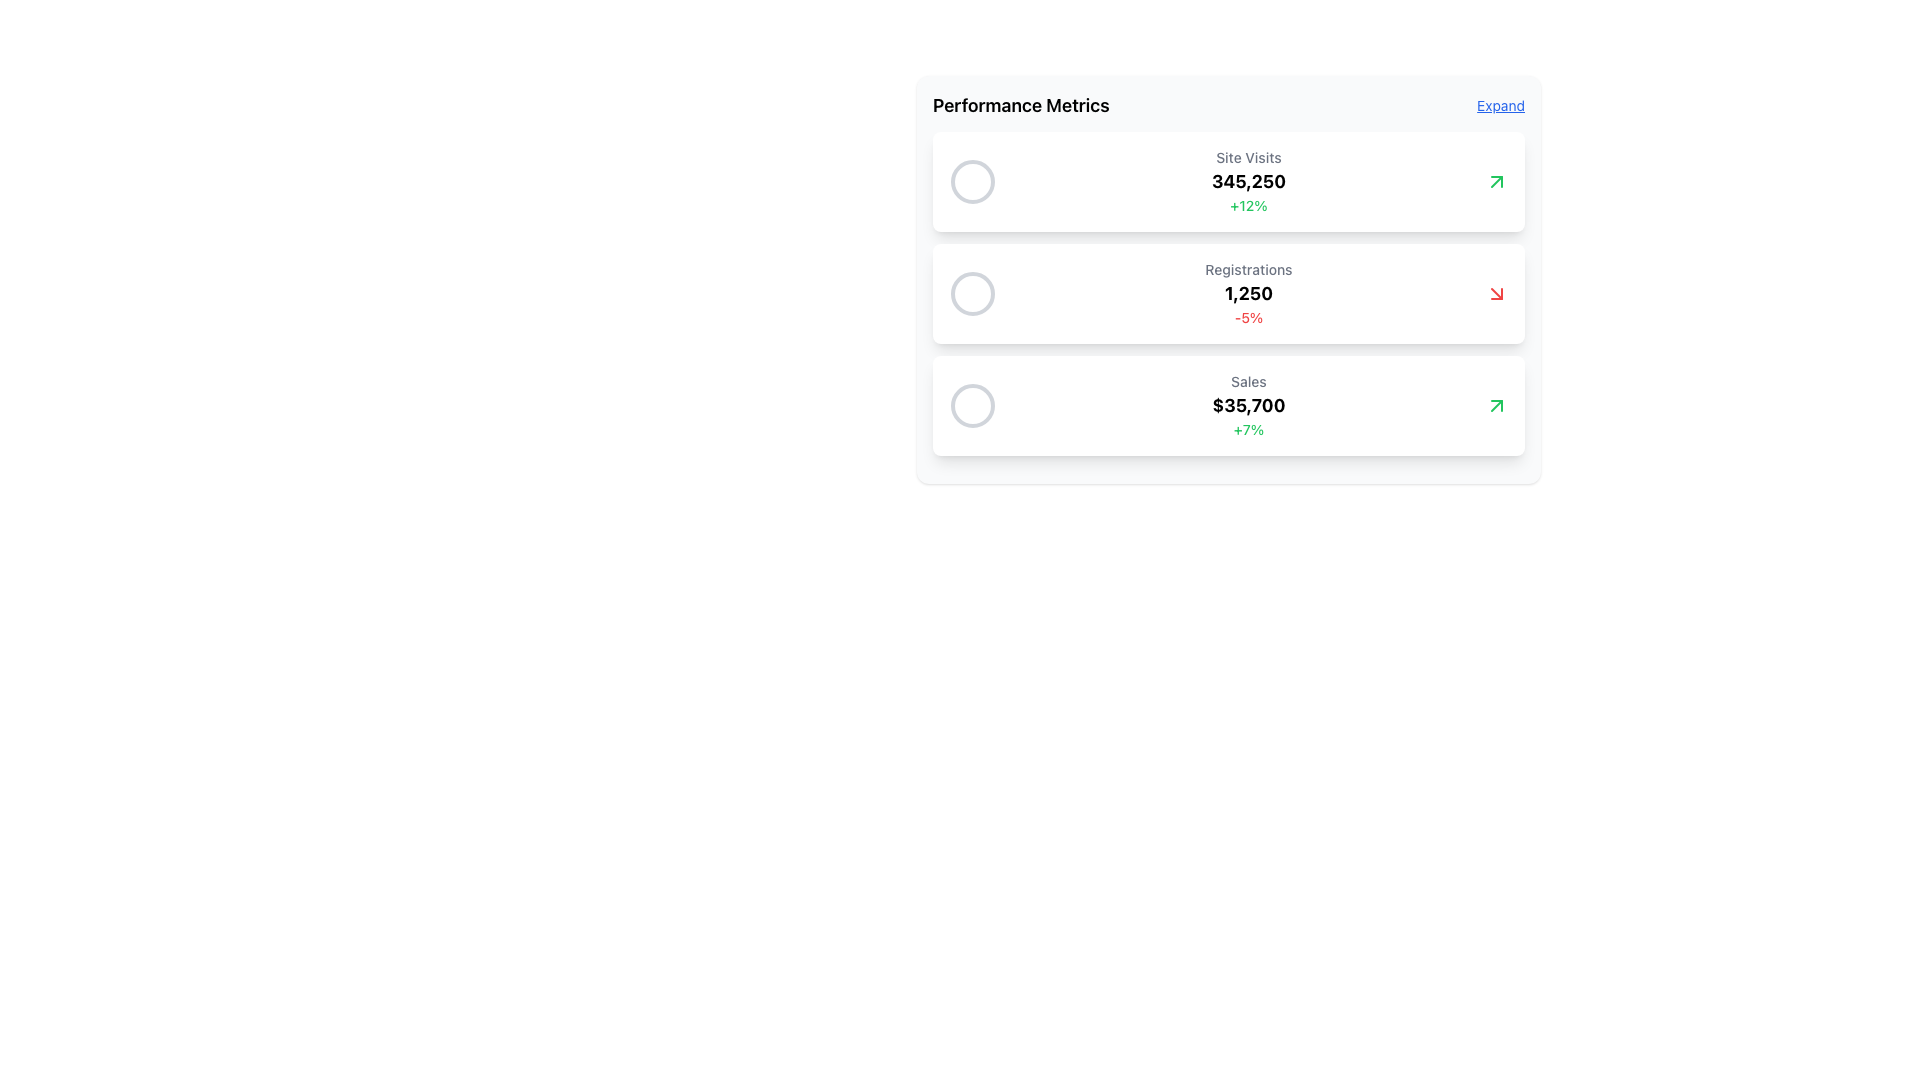  Describe the element at coordinates (1227, 280) in the screenshot. I see `the information displayed in the 'Registrations' card, which is the second card in a vertical list, located beneath 'Site Visits' and above 'Sales'` at that location.